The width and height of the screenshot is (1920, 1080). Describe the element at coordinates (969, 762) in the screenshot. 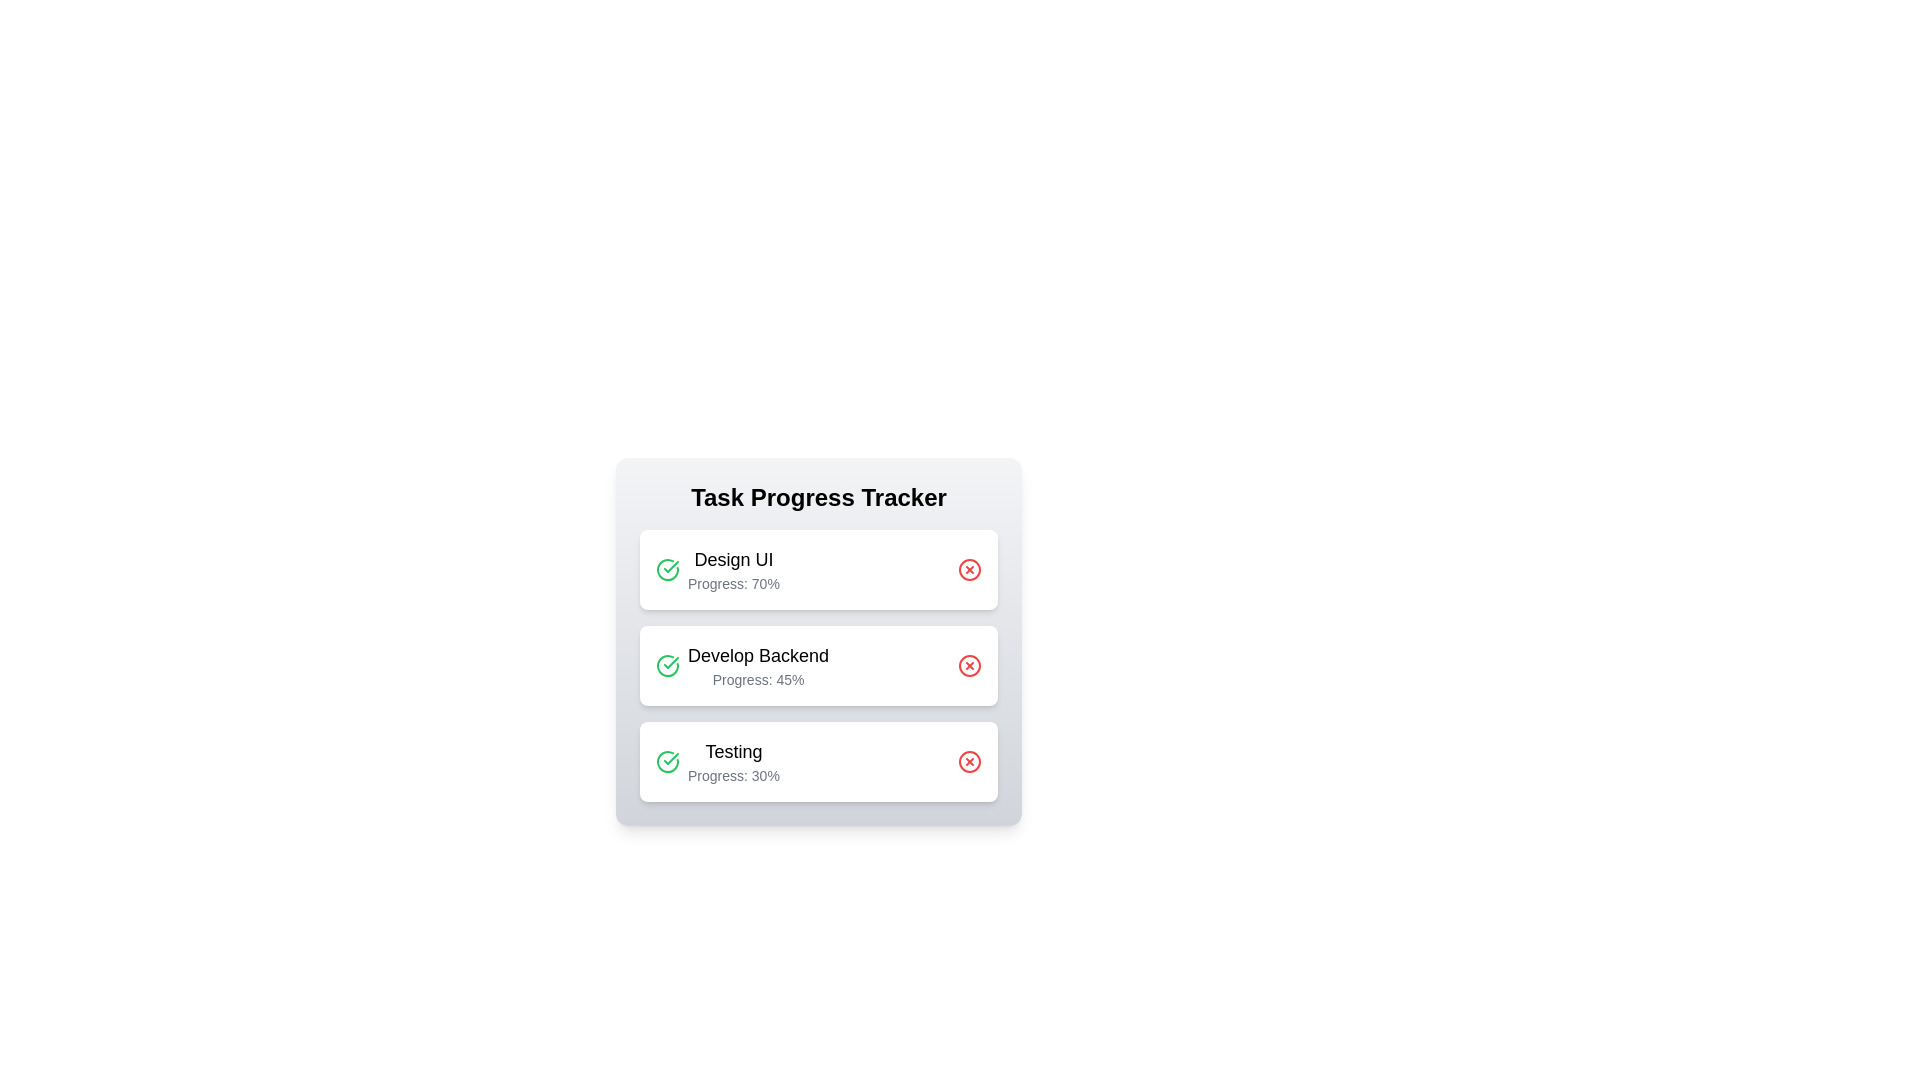

I see `remove button next to the task 'Testing'` at that location.